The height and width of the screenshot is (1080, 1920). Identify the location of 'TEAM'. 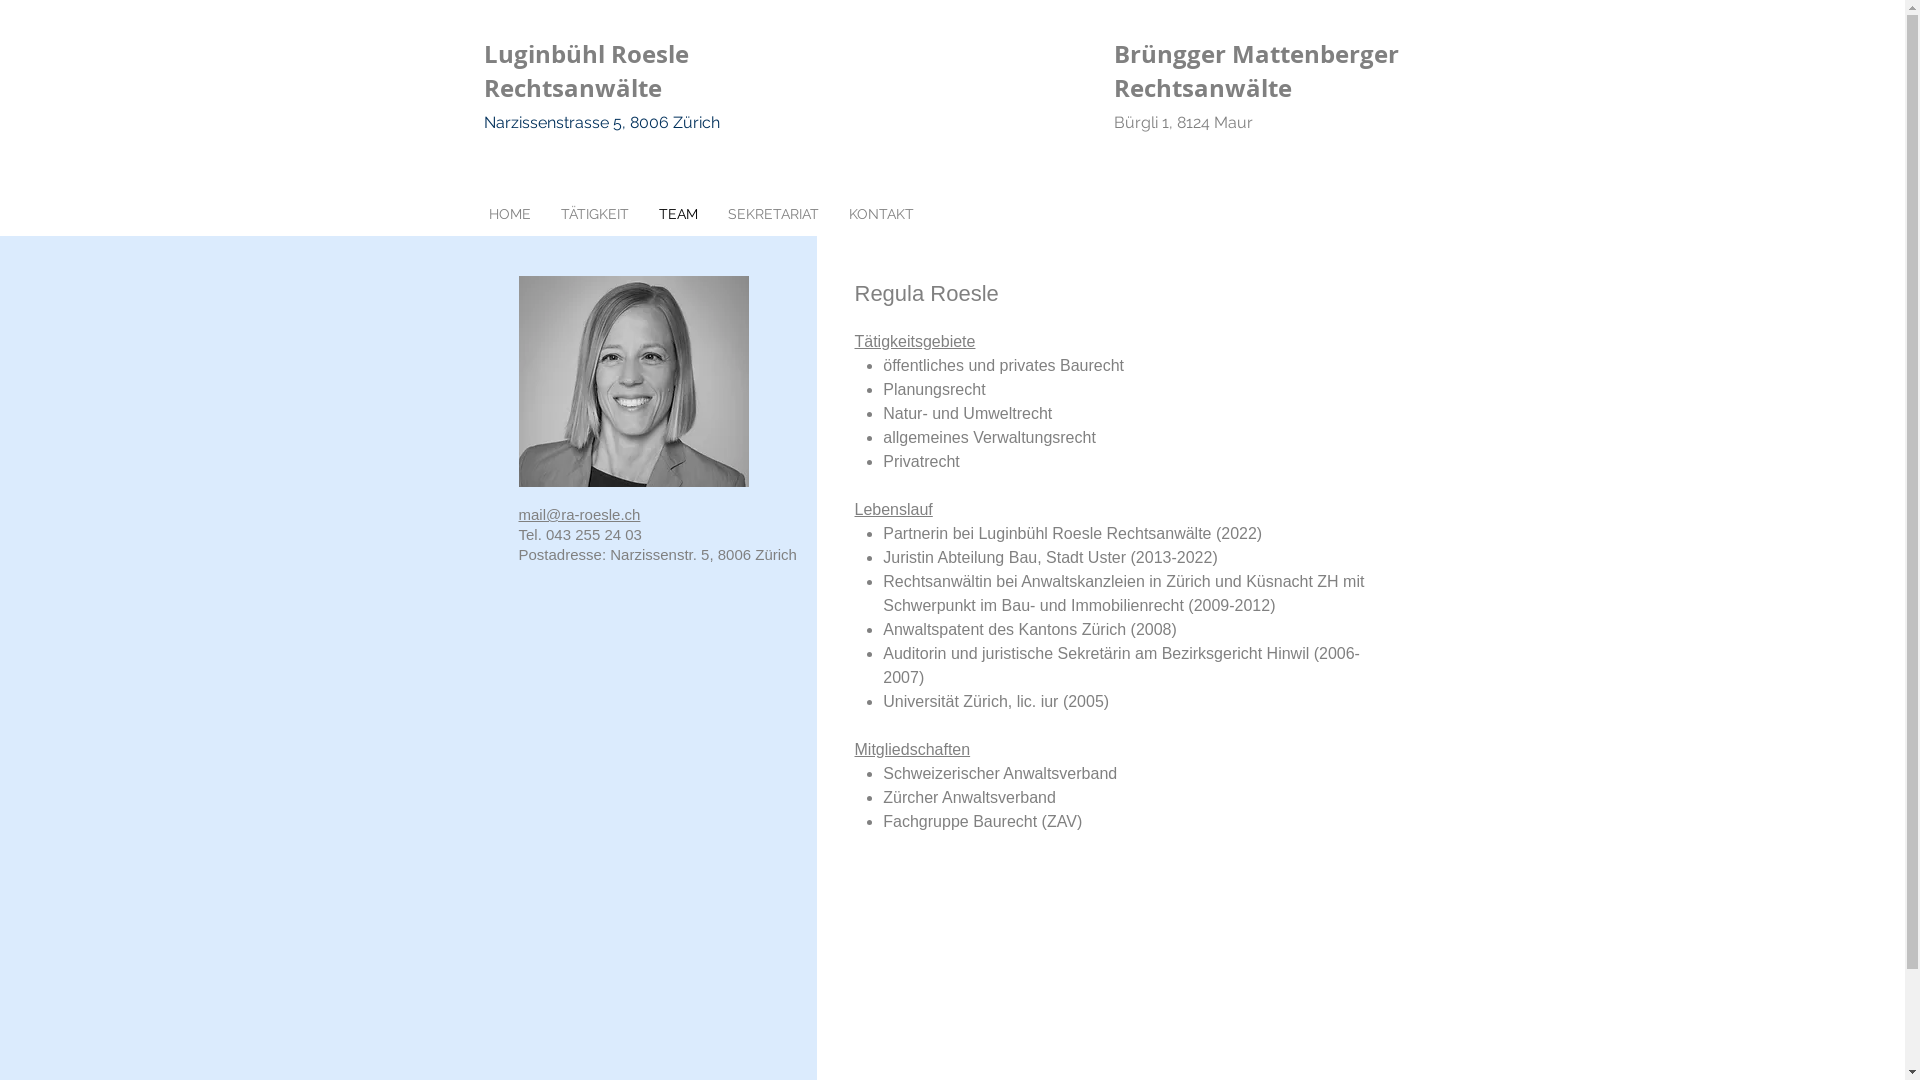
(678, 213).